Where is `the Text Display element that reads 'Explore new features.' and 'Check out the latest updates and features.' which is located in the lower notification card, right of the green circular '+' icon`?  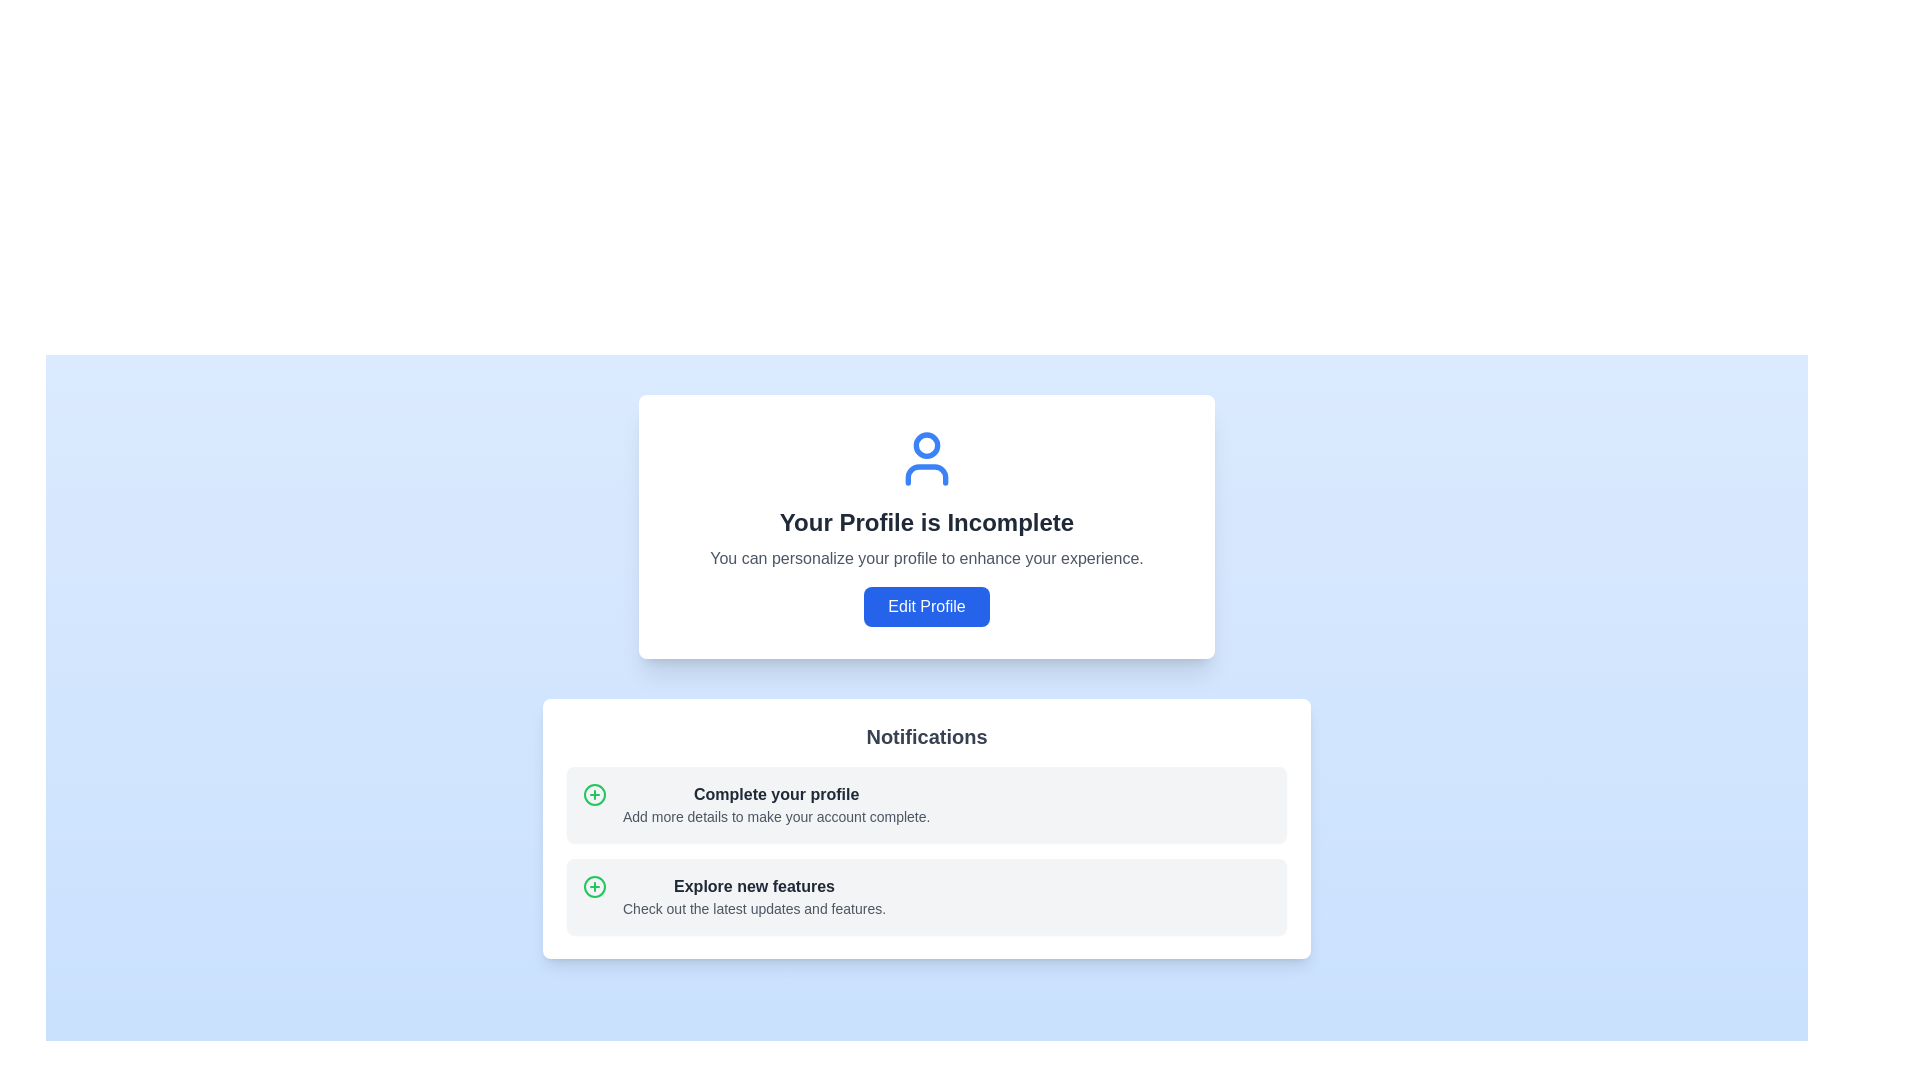 the Text Display element that reads 'Explore new features.' and 'Check out the latest updates and features.' which is located in the lower notification card, right of the green circular '+' icon is located at coordinates (753, 896).